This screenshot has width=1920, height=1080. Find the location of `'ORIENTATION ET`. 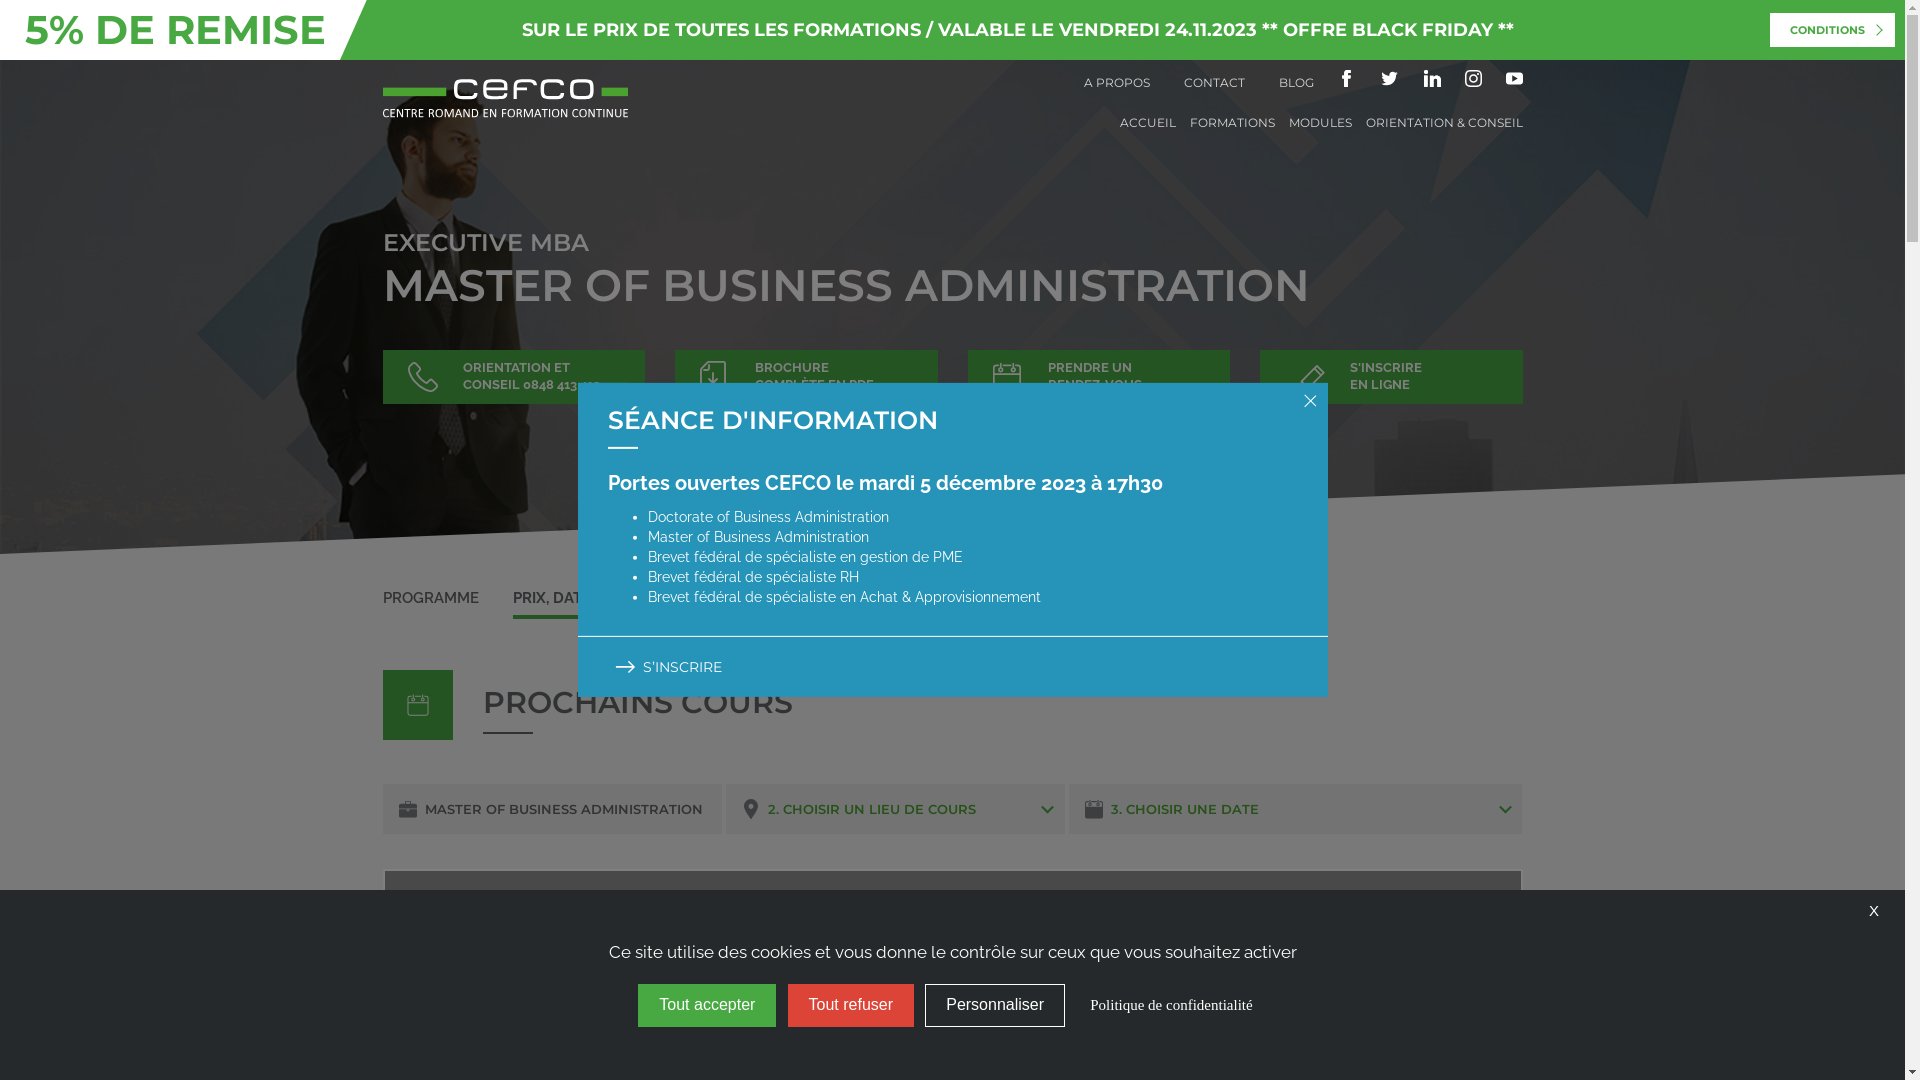

'ORIENTATION ET is located at coordinates (382, 377).